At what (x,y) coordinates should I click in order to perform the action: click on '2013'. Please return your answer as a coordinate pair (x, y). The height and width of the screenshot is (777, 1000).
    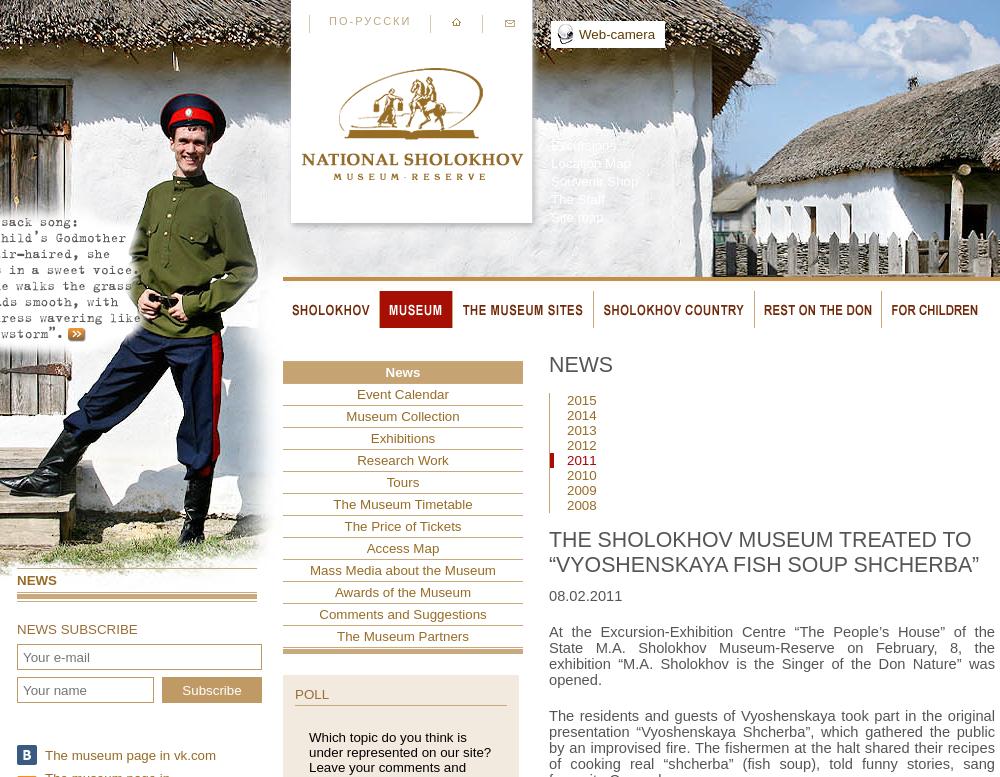
    Looking at the image, I should click on (580, 429).